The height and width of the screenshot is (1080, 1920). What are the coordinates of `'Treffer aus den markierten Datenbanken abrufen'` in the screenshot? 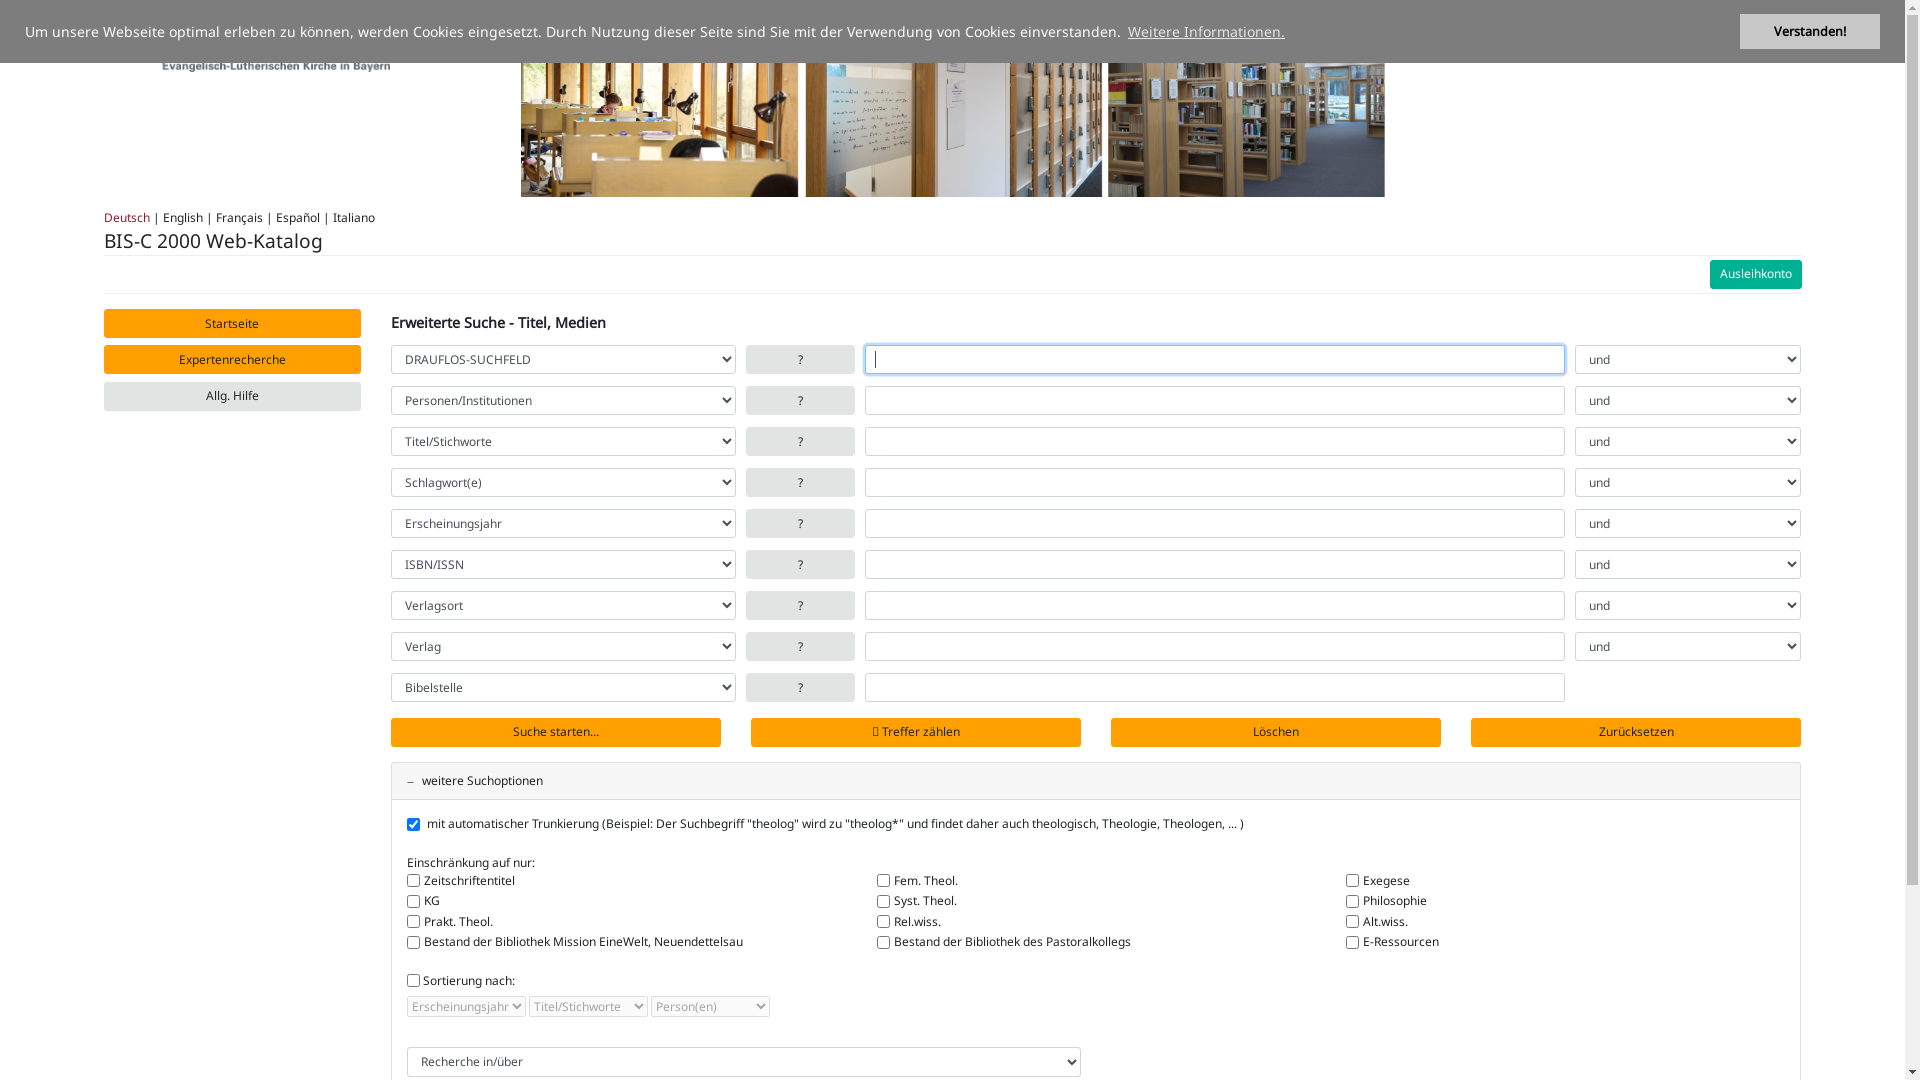 It's located at (556, 732).